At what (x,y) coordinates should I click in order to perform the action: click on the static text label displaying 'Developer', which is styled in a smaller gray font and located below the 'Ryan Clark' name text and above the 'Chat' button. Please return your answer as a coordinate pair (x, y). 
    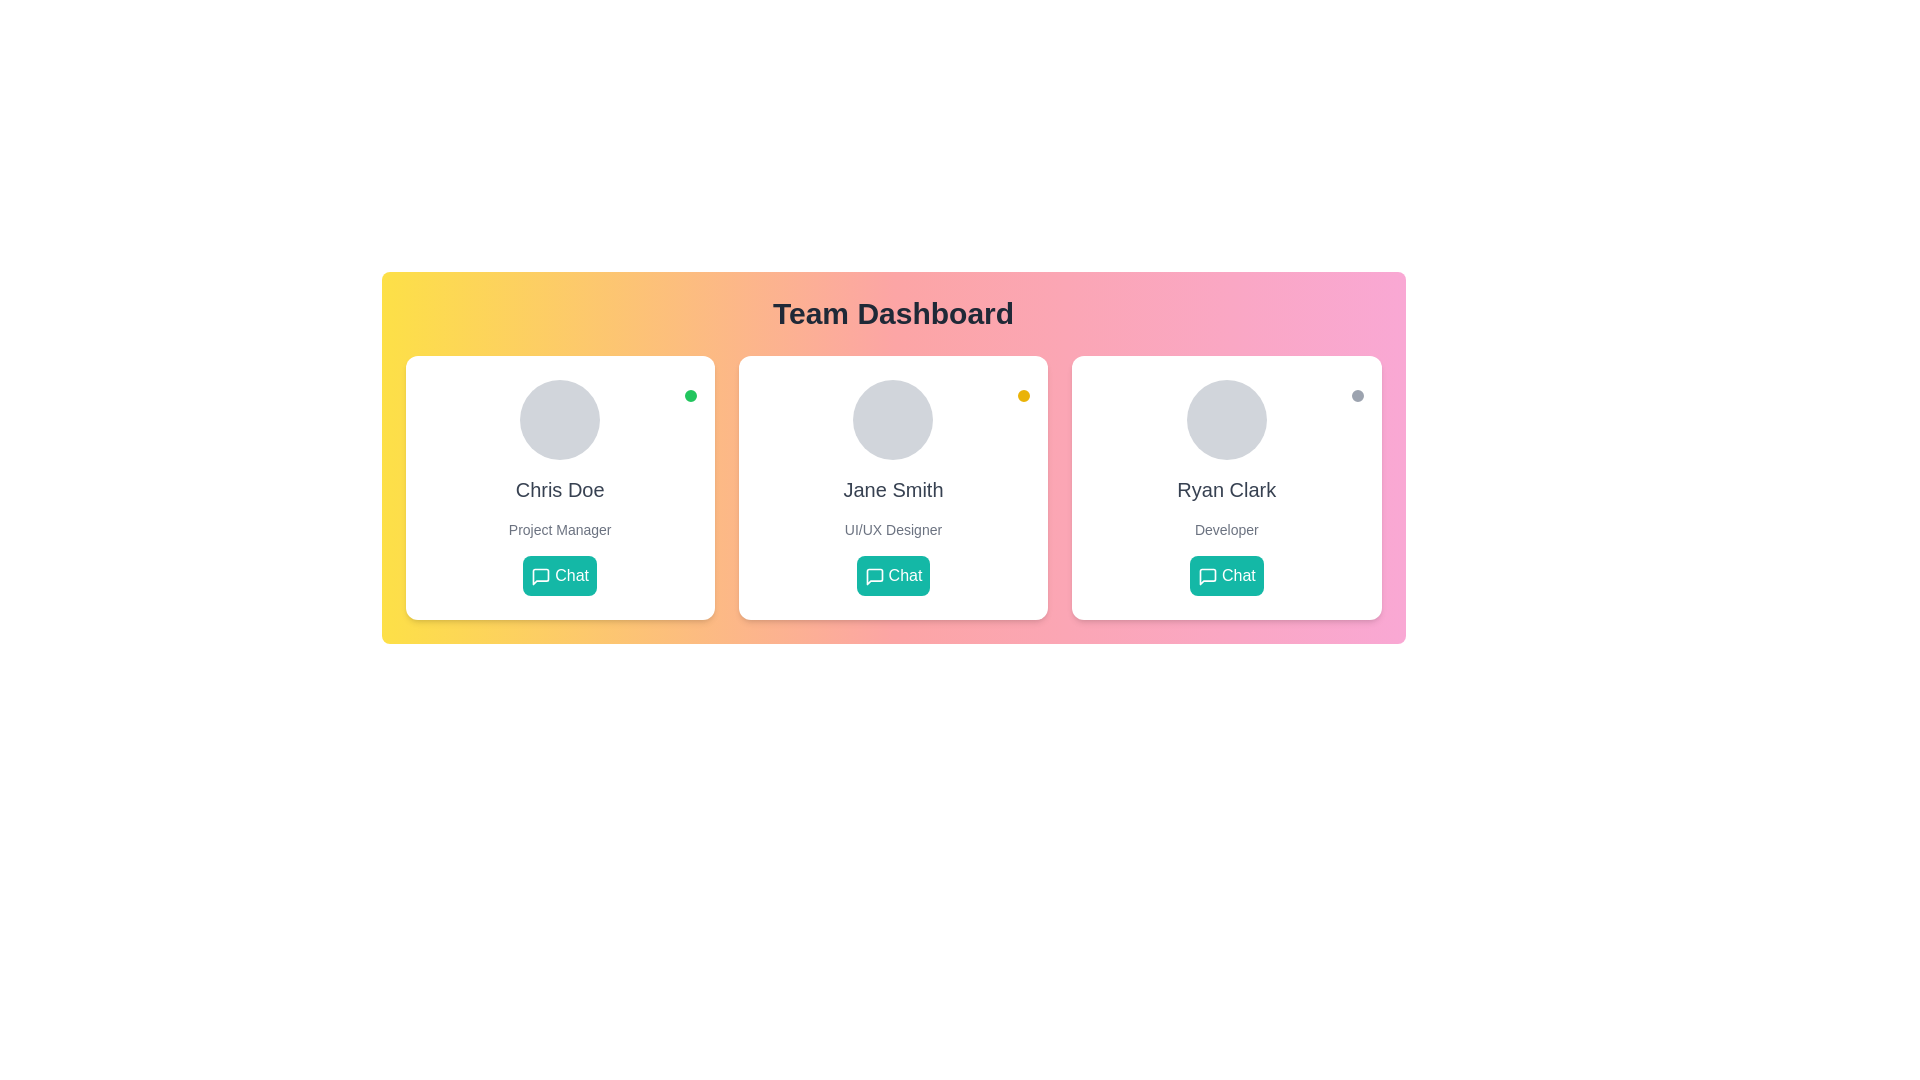
    Looking at the image, I should click on (1225, 528).